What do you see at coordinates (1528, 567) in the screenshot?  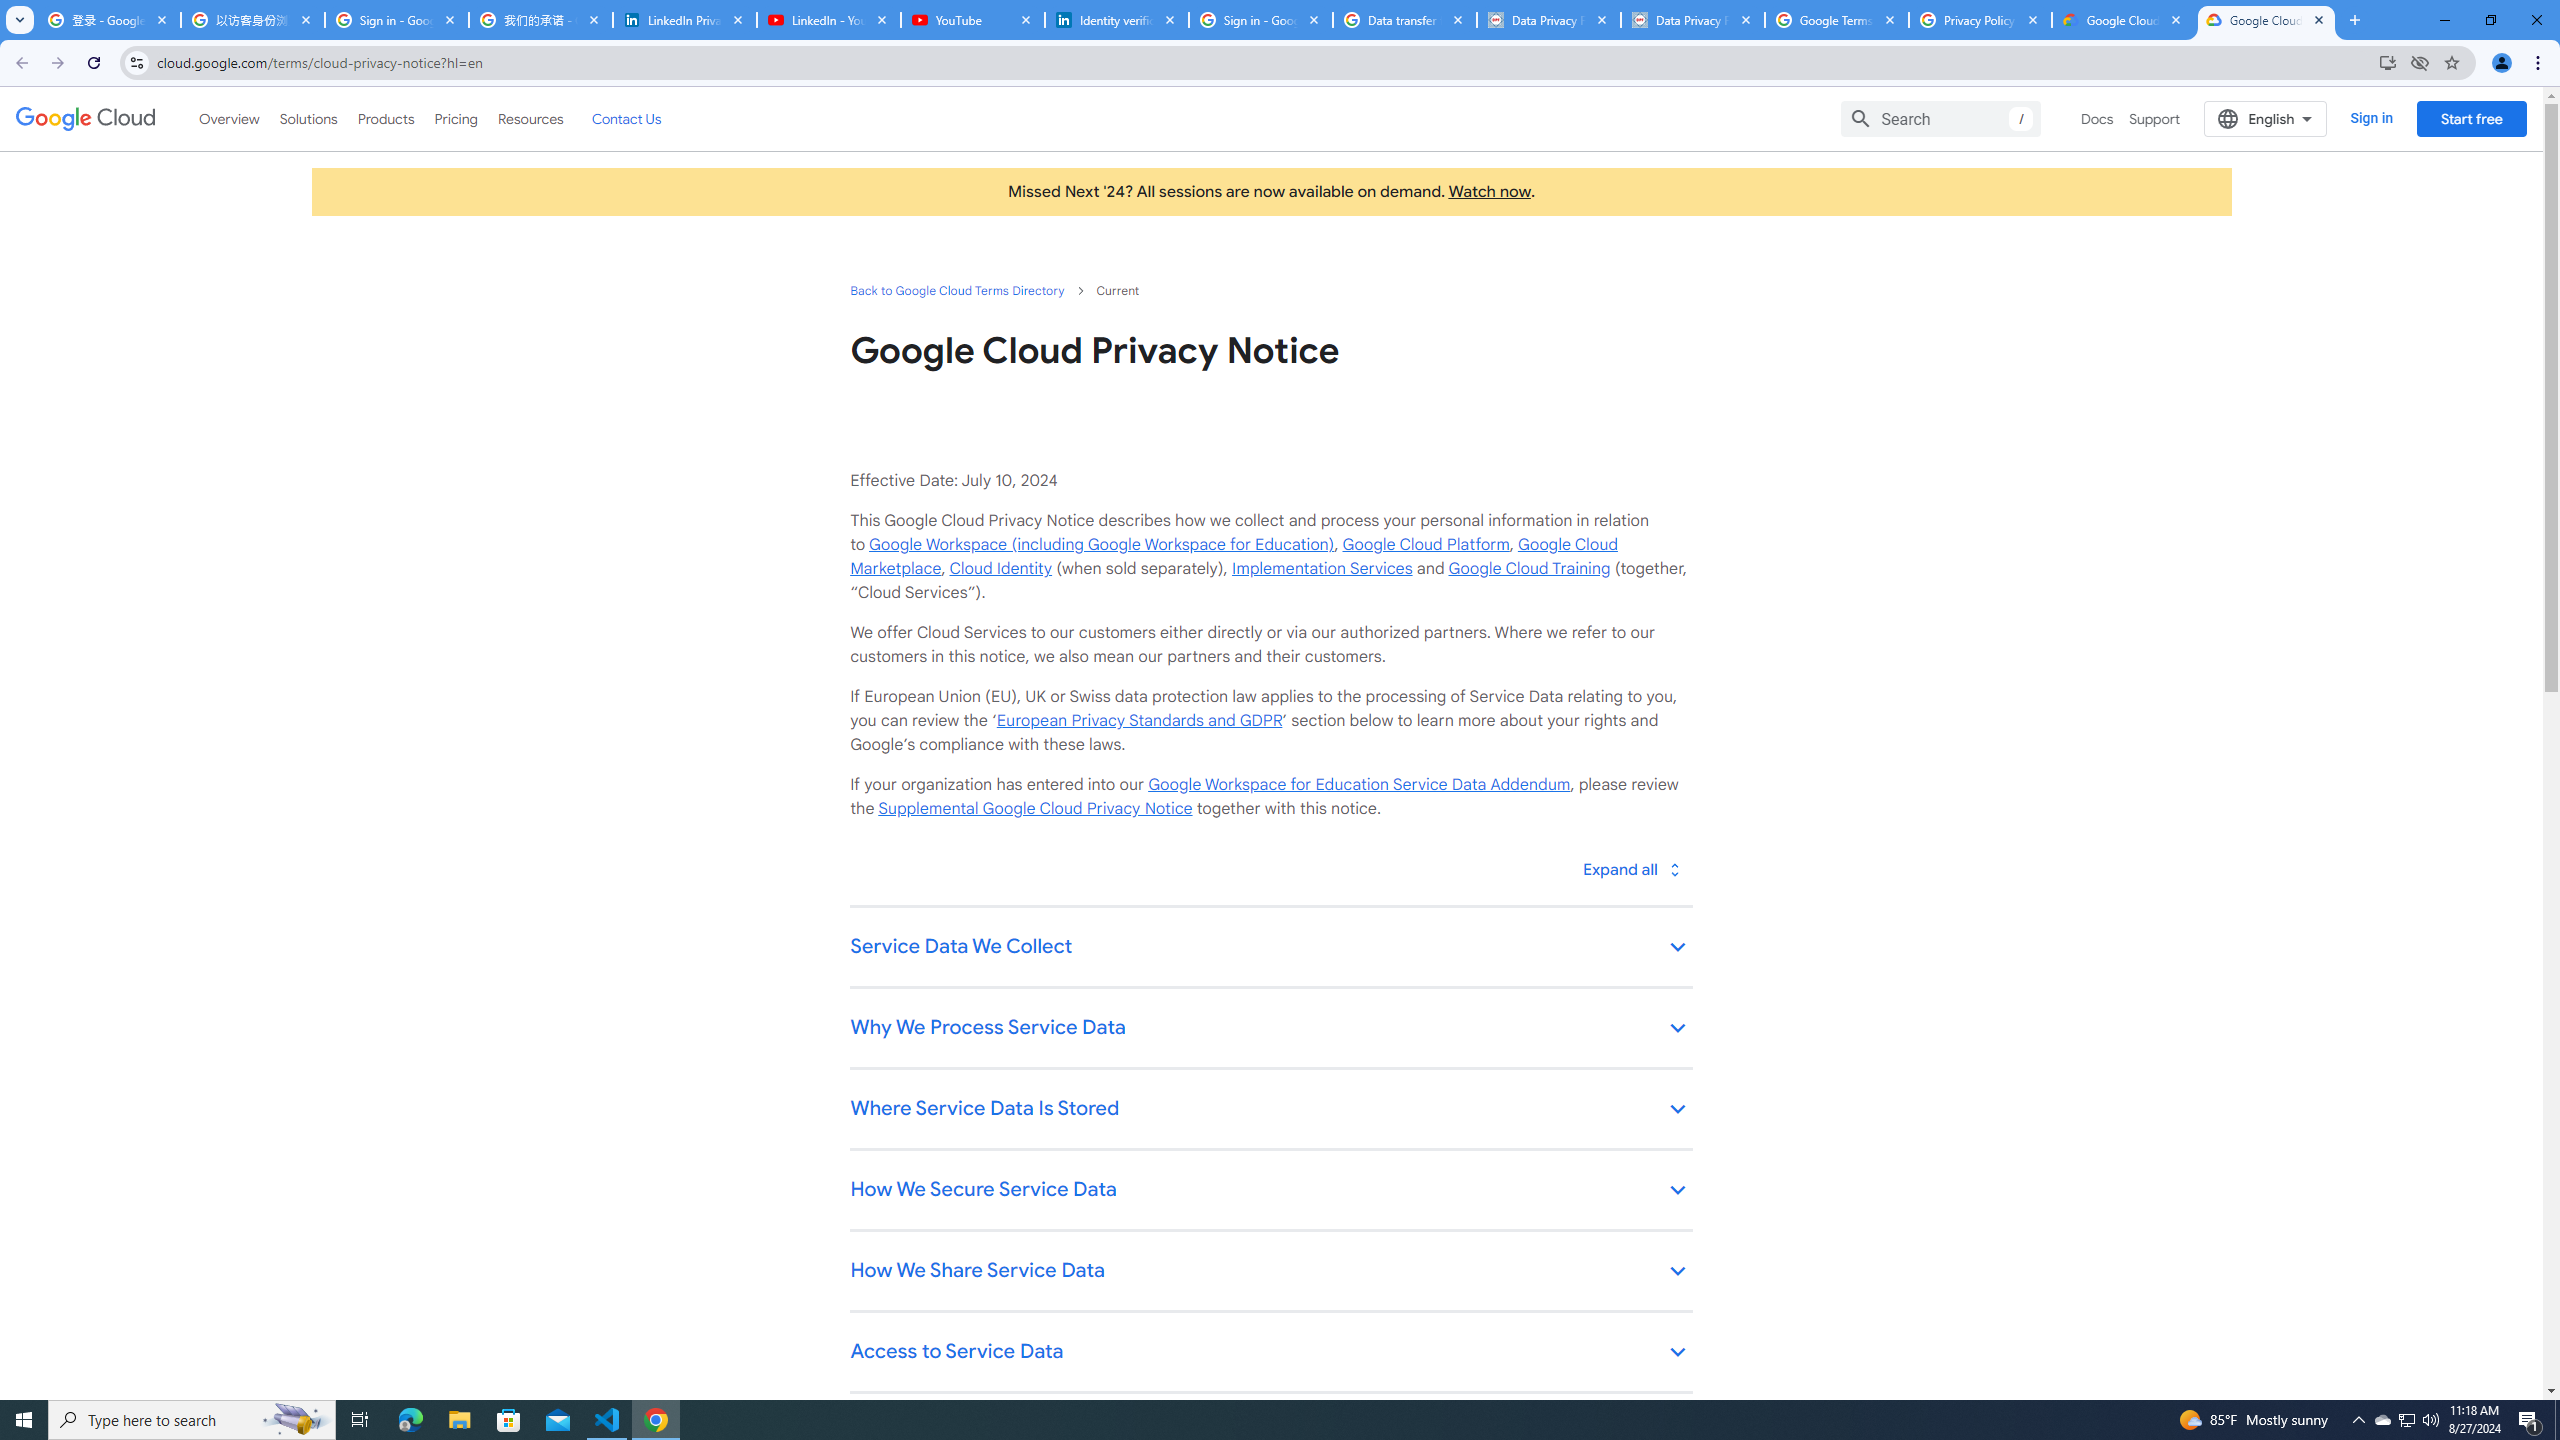 I see `'Google Cloud Training'` at bounding box center [1528, 567].